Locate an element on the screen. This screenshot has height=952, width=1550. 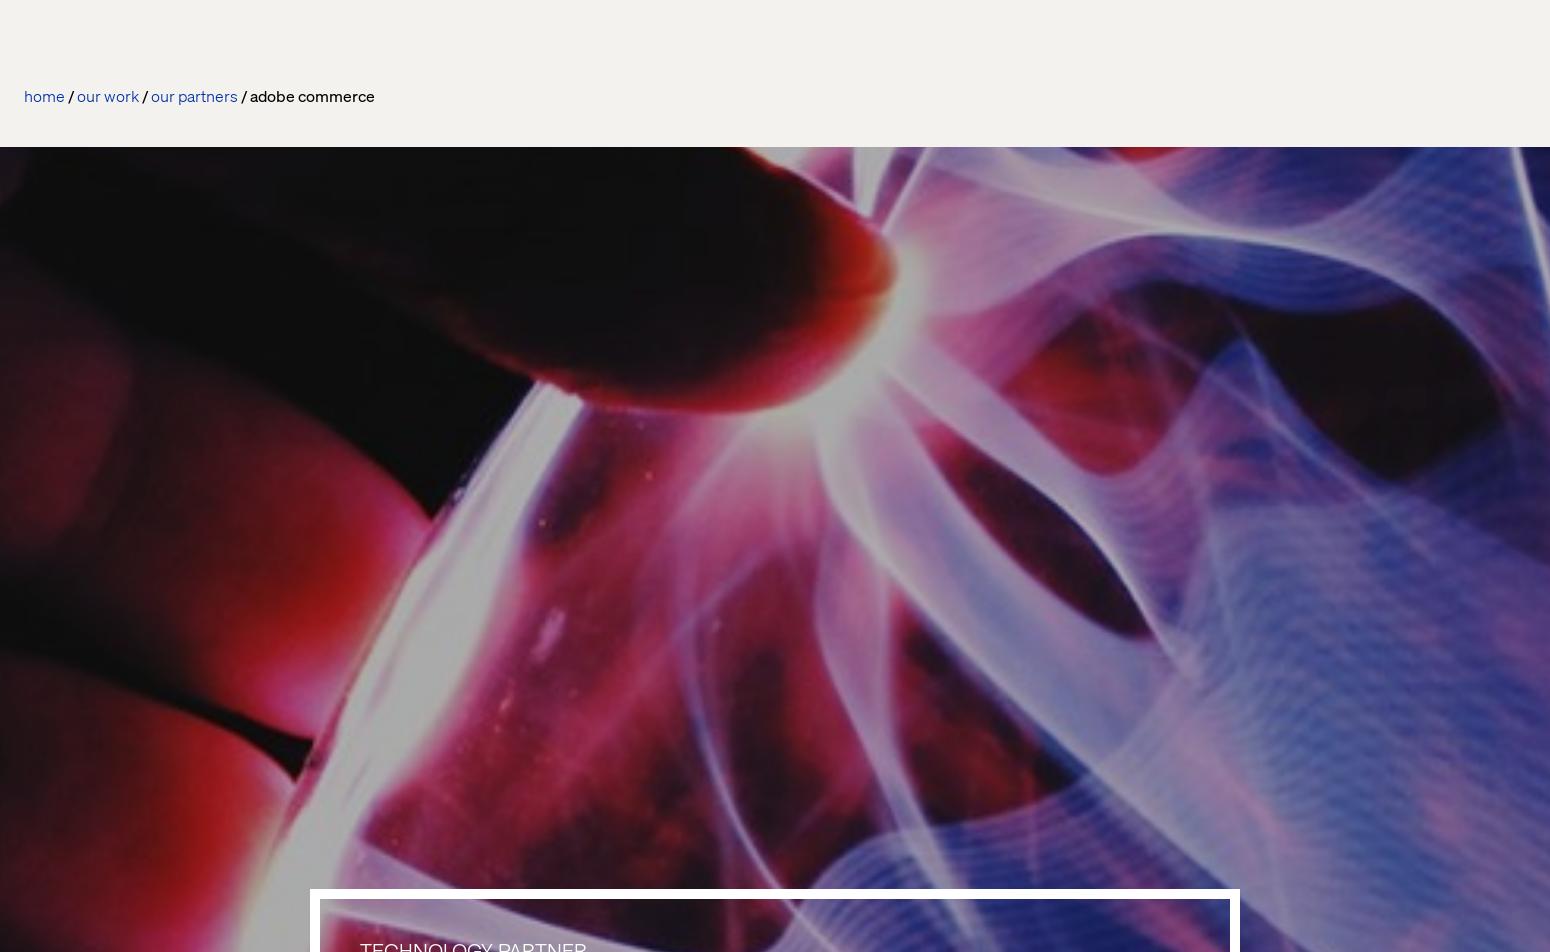
'Recent Cases & Insights' is located at coordinates (287, 424).